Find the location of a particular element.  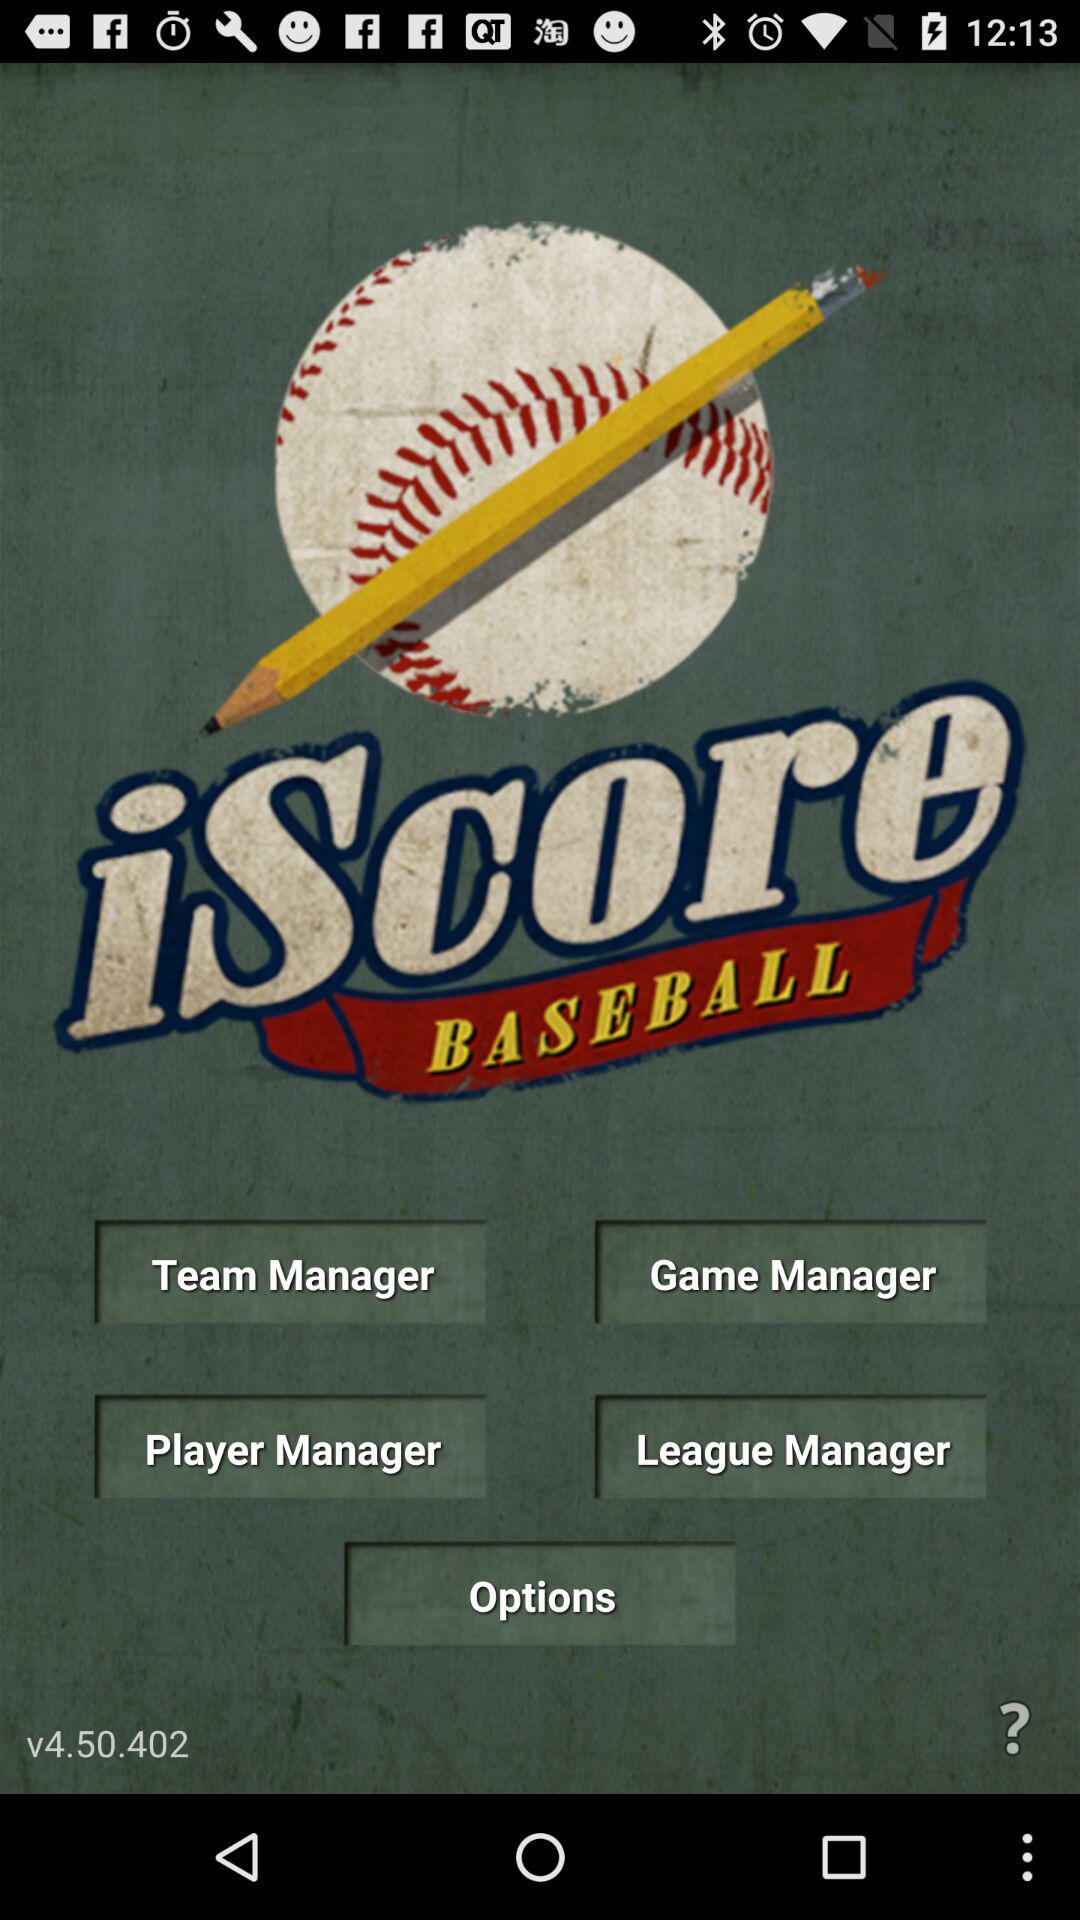

the help icon is located at coordinates (1014, 1848).